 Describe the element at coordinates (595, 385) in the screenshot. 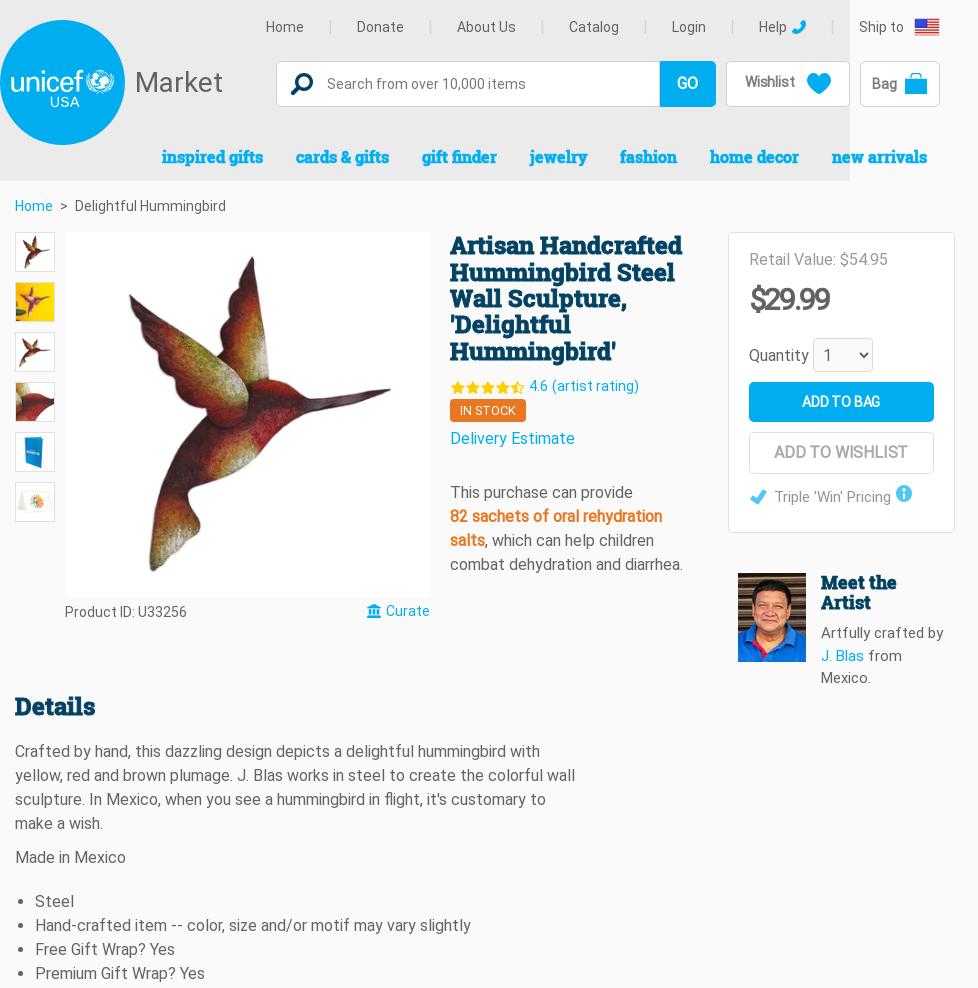

I see `'(artist rating)'` at that location.